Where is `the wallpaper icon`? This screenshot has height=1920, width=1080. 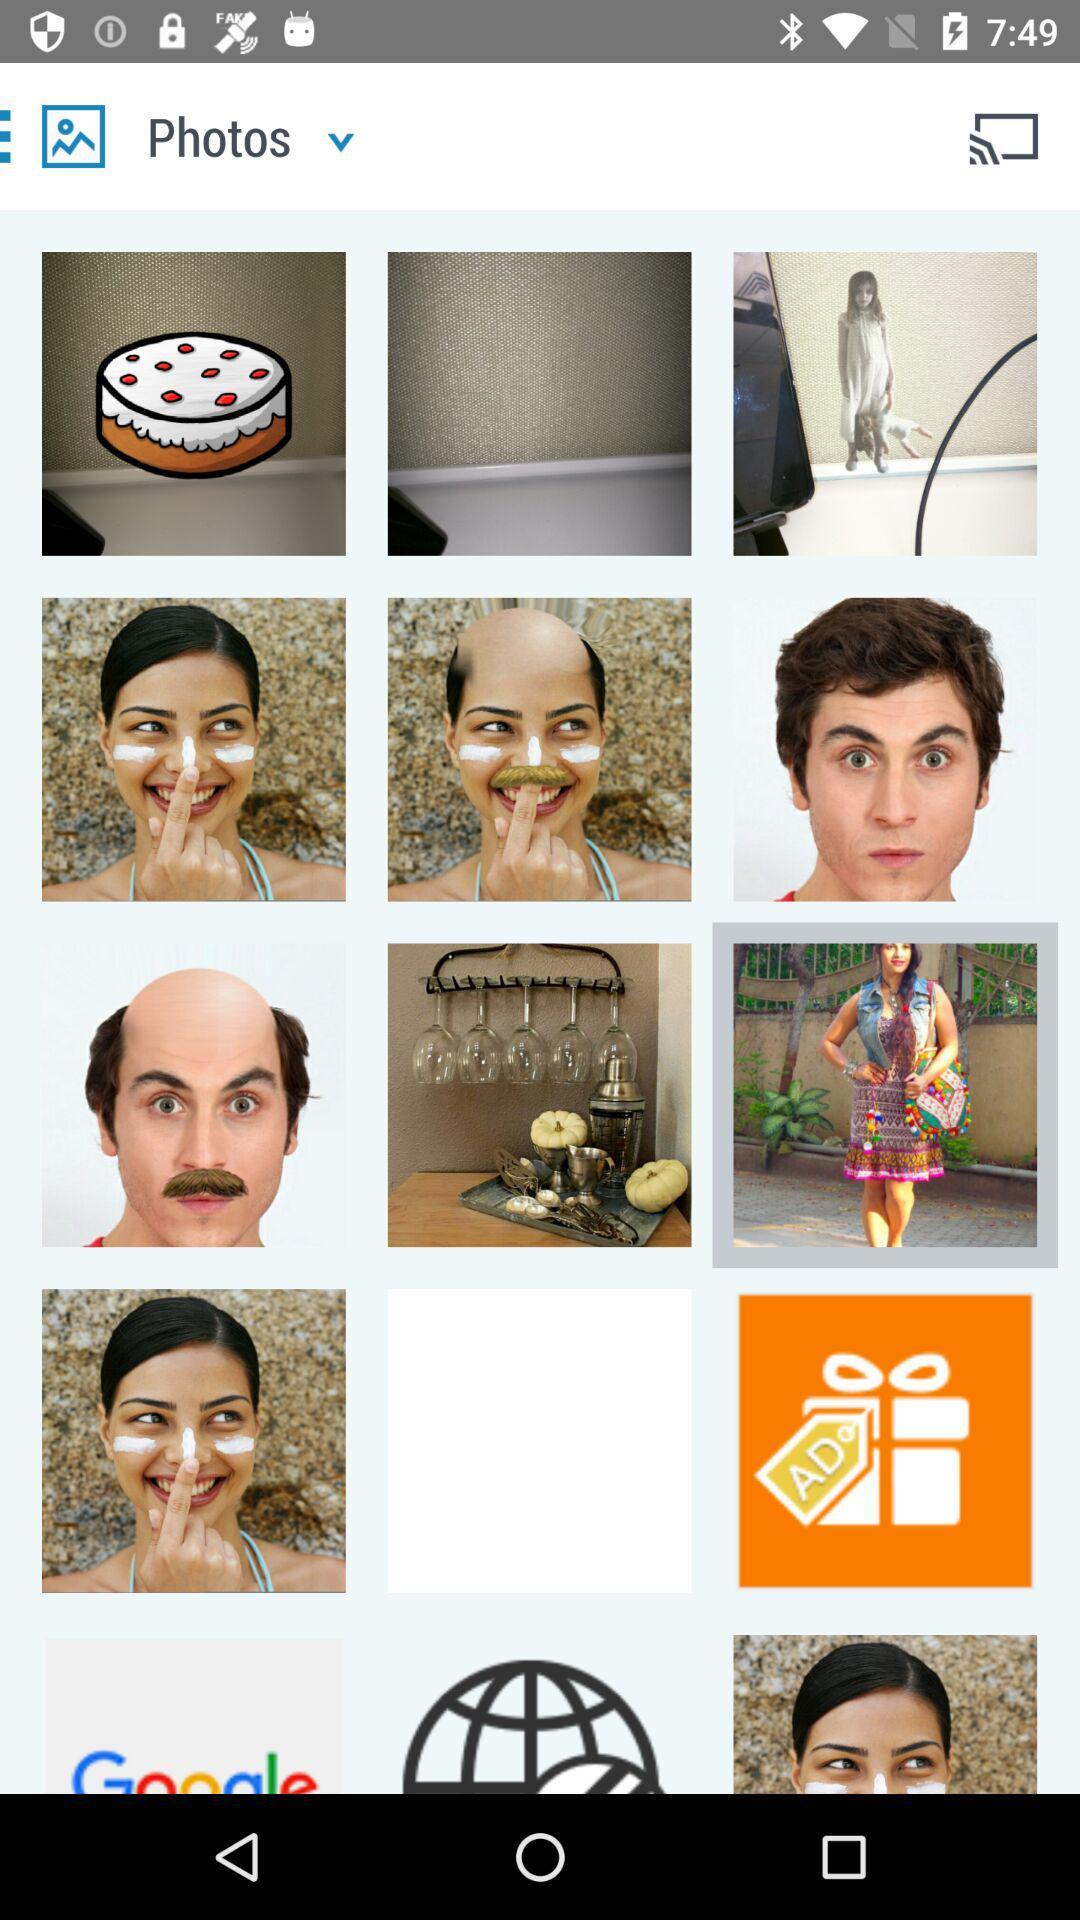
the wallpaper icon is located at coordinates (72, 135).